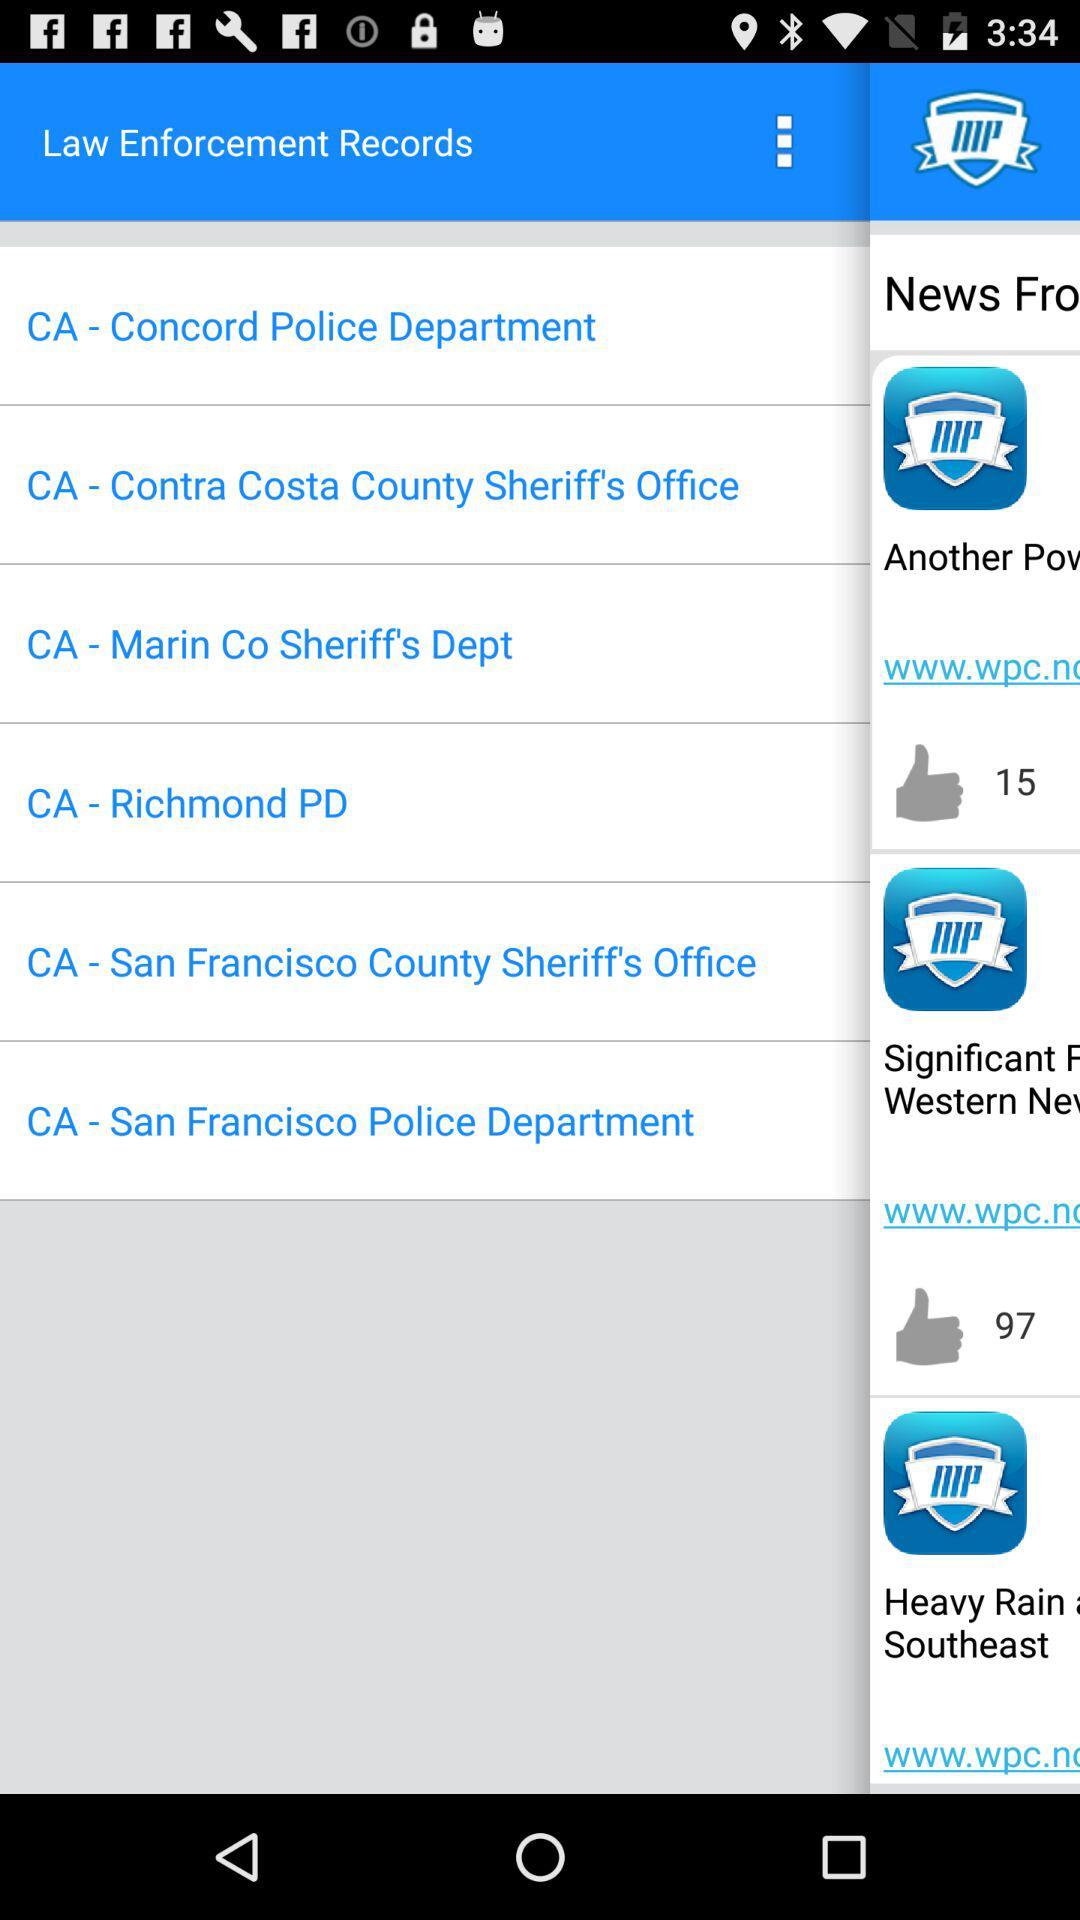 Image resolution: width=1080 pixels, height=1920 pixels. I want to click on ca - richmond pd item, so click(187, 802).